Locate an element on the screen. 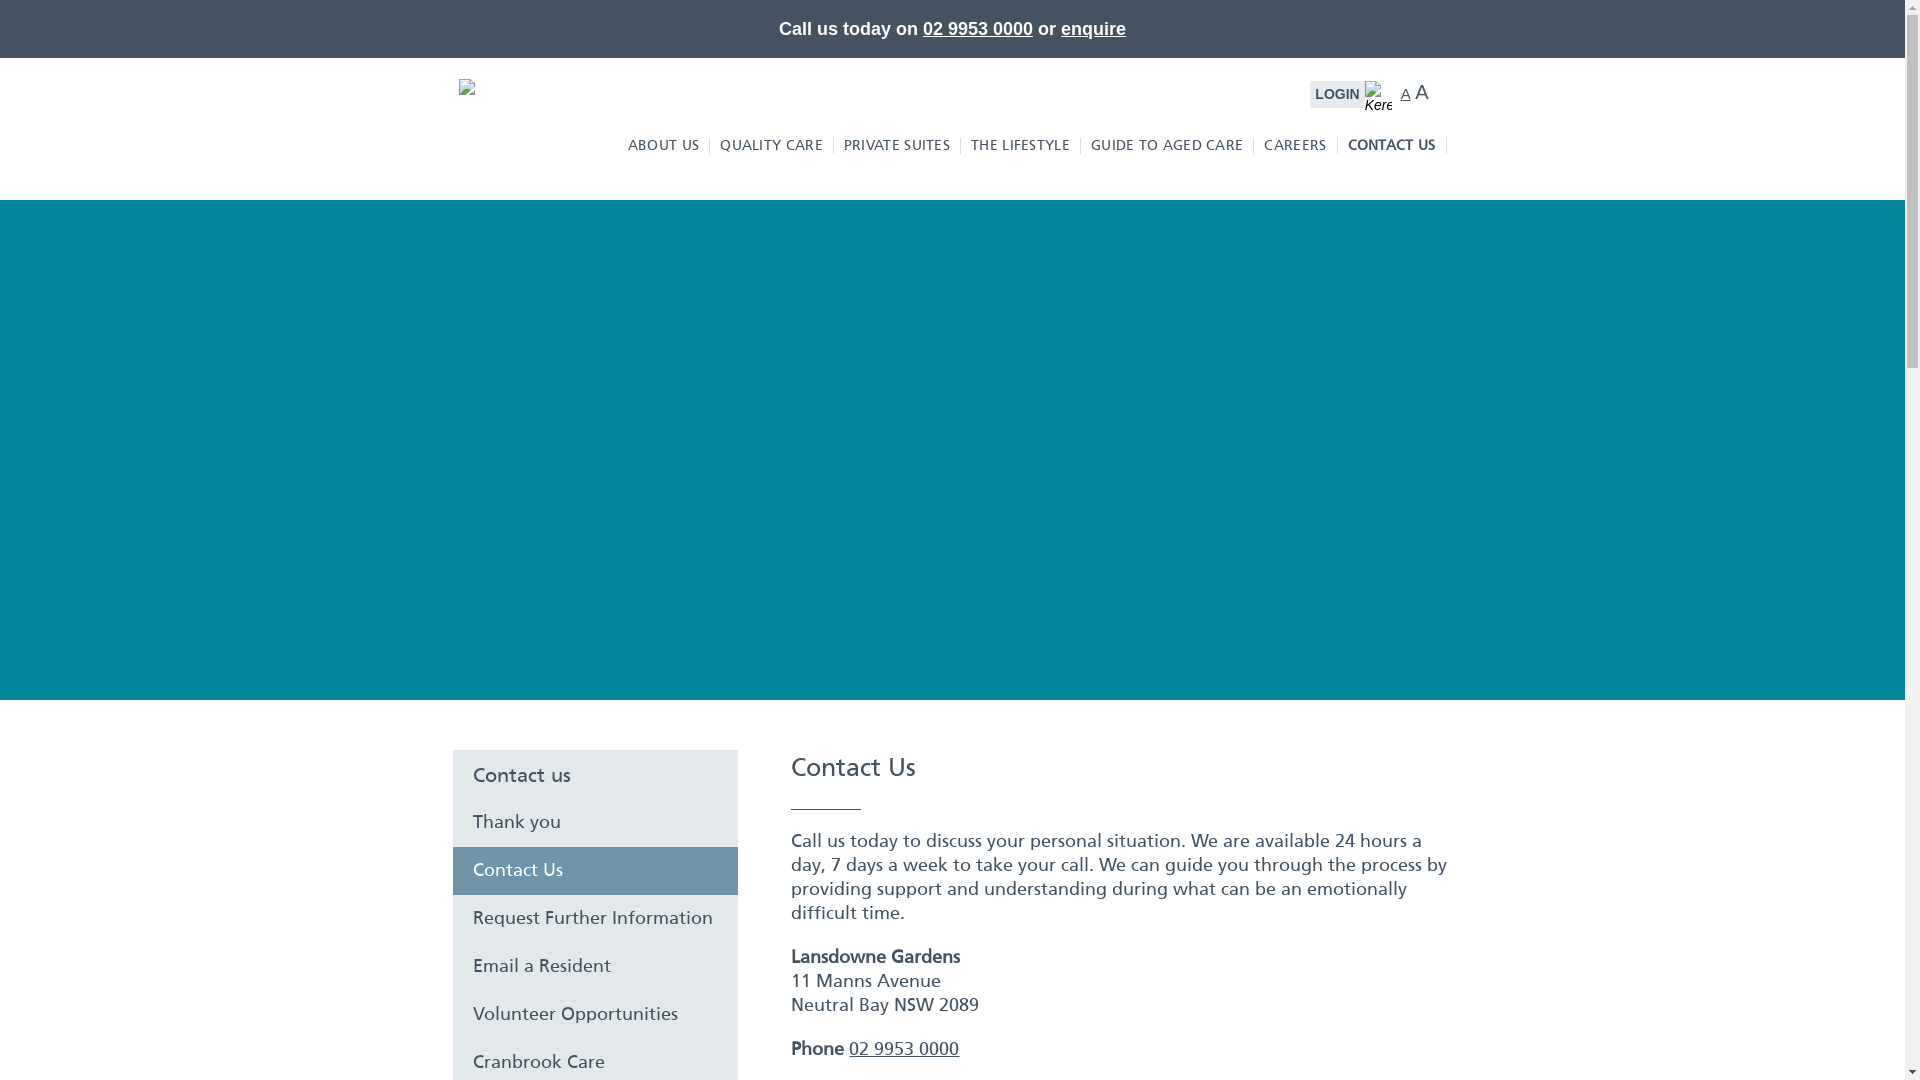 This screenshot has height=1080, width=1920. 'Volunteer Opportunities' is located at coordinates (594, 1014).